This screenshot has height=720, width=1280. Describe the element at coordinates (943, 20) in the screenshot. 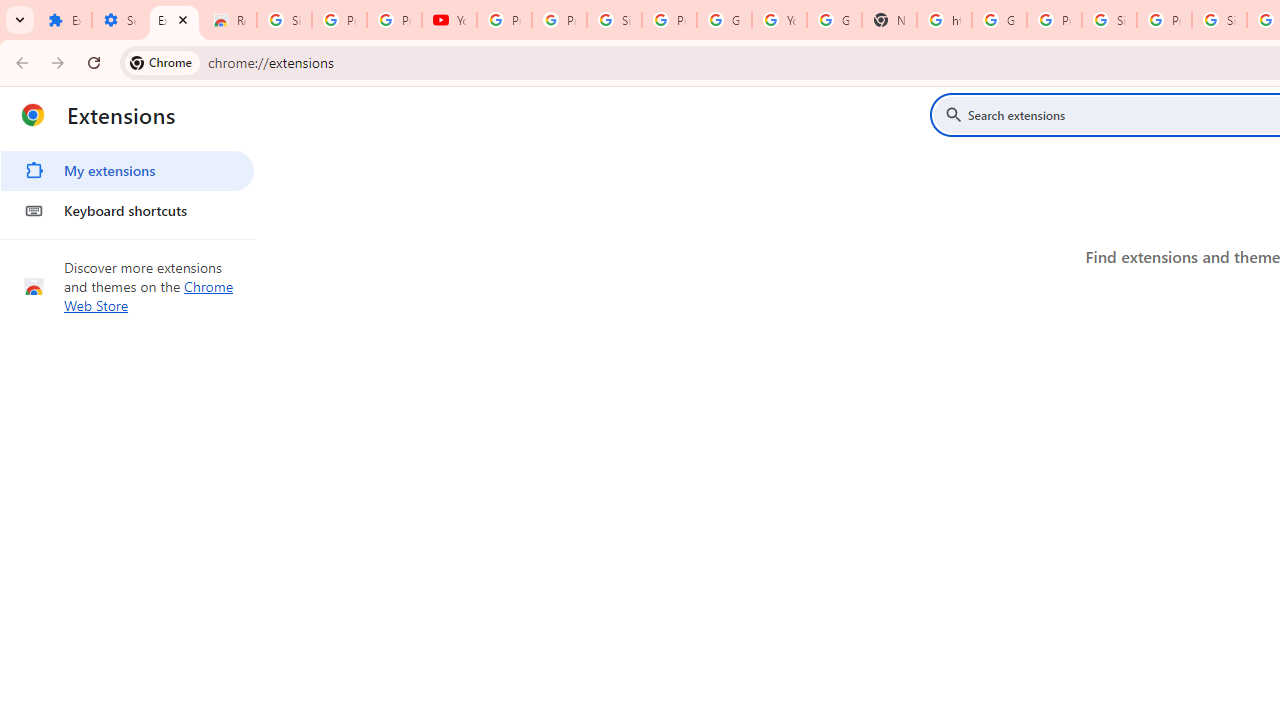

I see `'https://scholar.google.com/'` at that location.